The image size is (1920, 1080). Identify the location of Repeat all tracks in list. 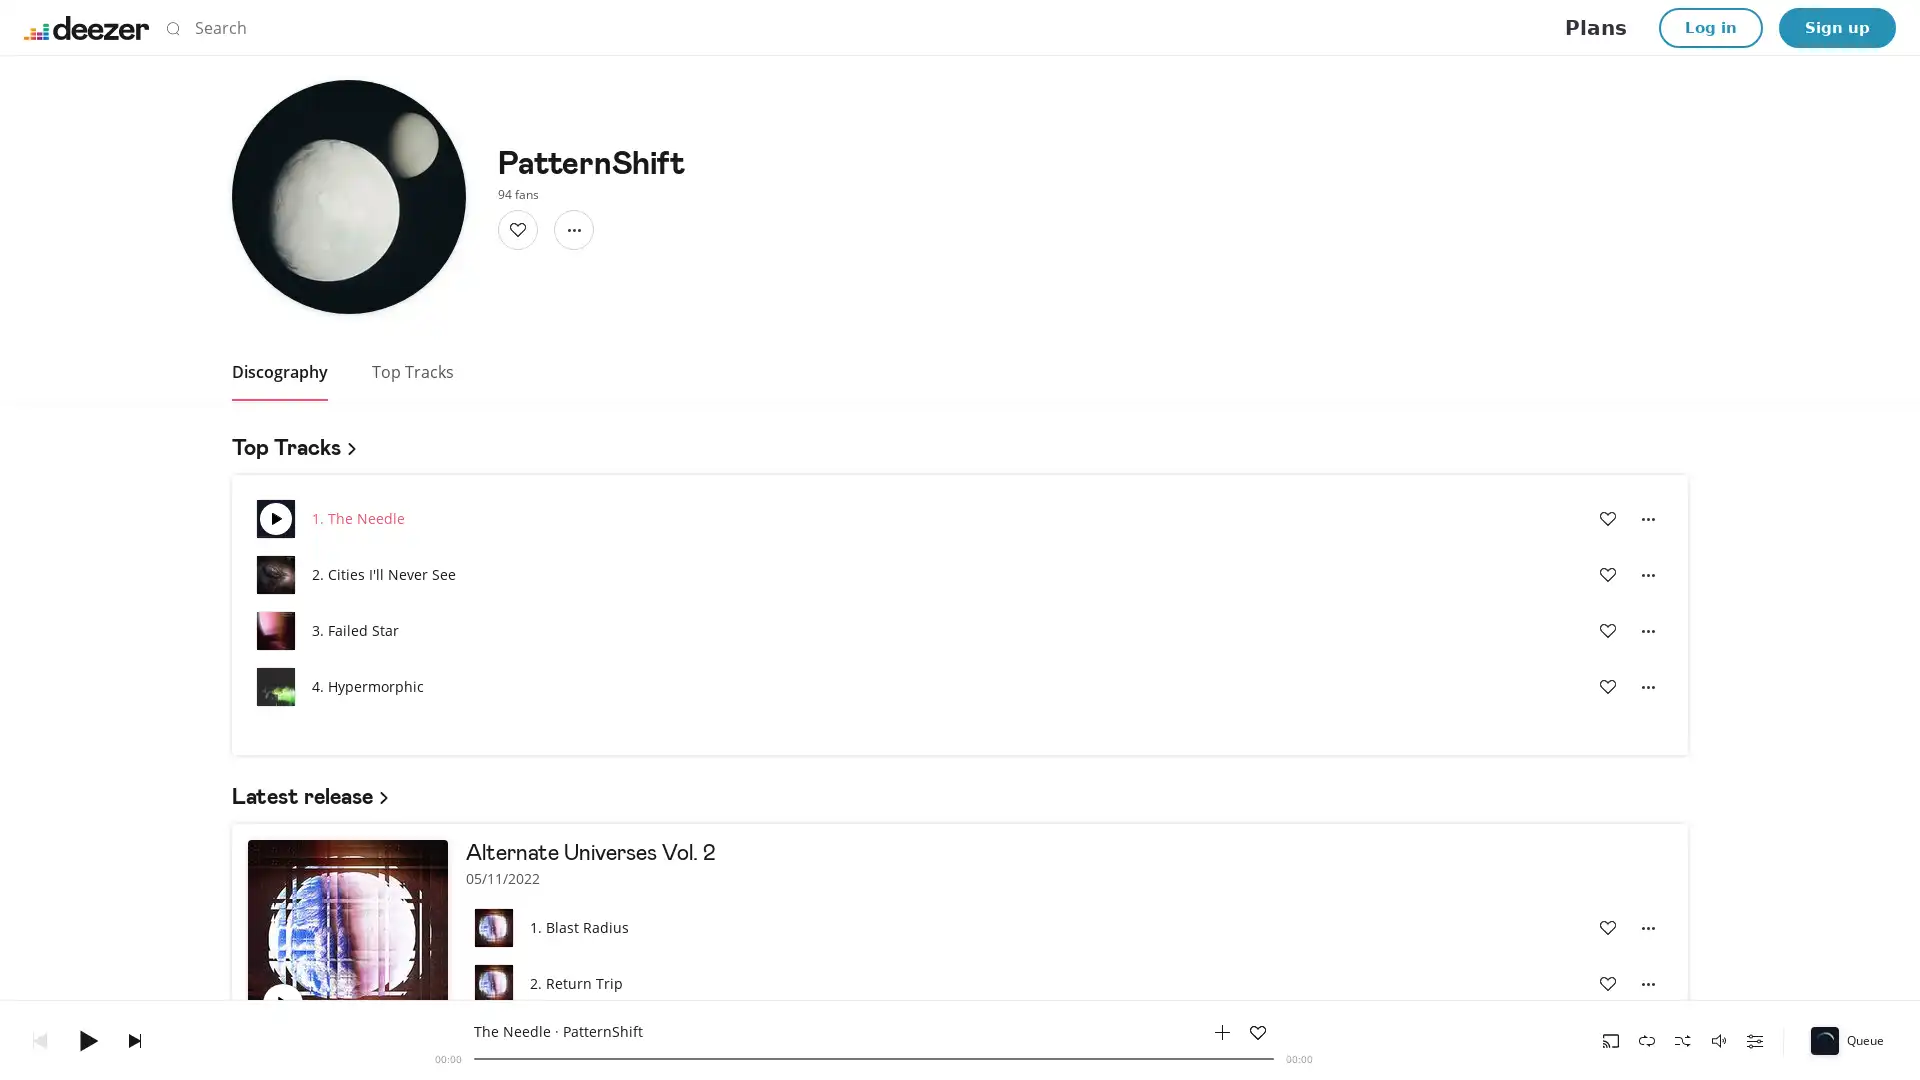
(1646, 1039).